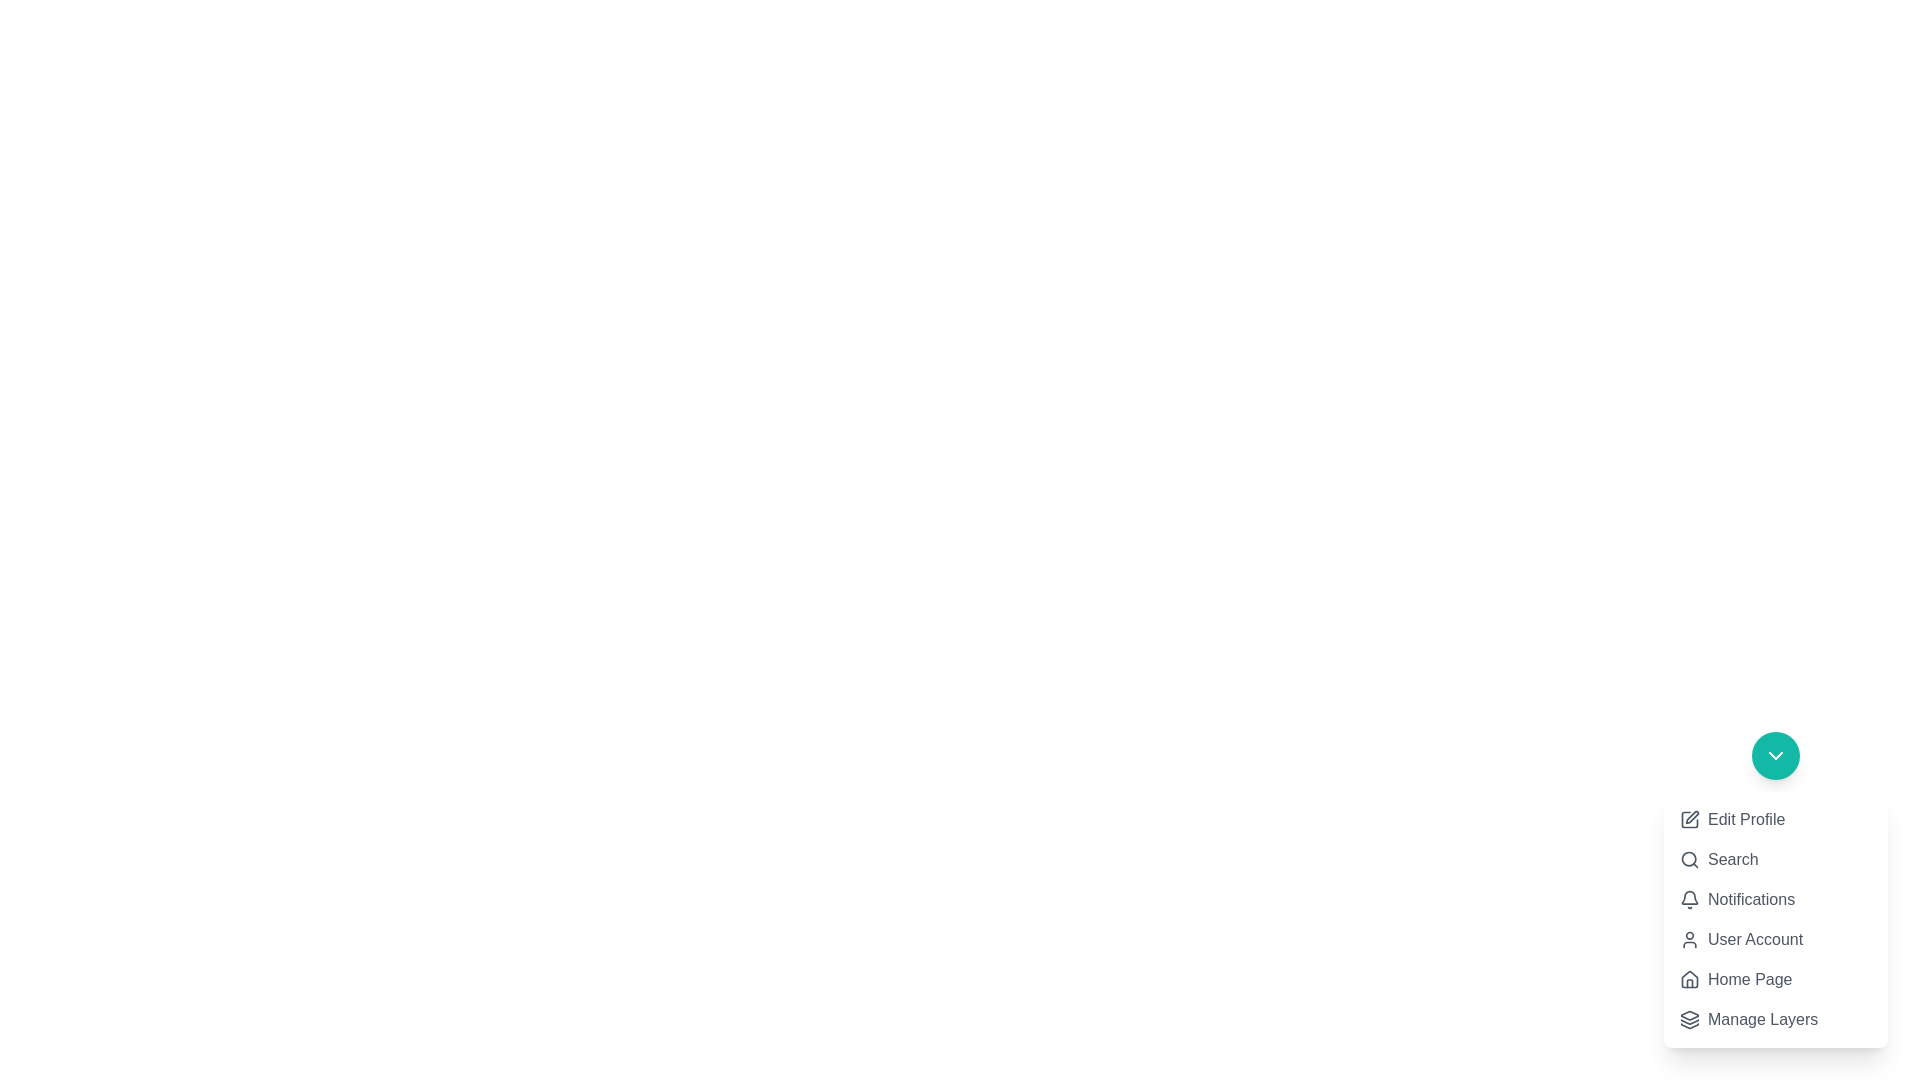 The width and height of the screenshot is (1920, 1080). I want to click on the circular teal button with a white downward chevron icon to observe its hover effects, so click(1776, 756).